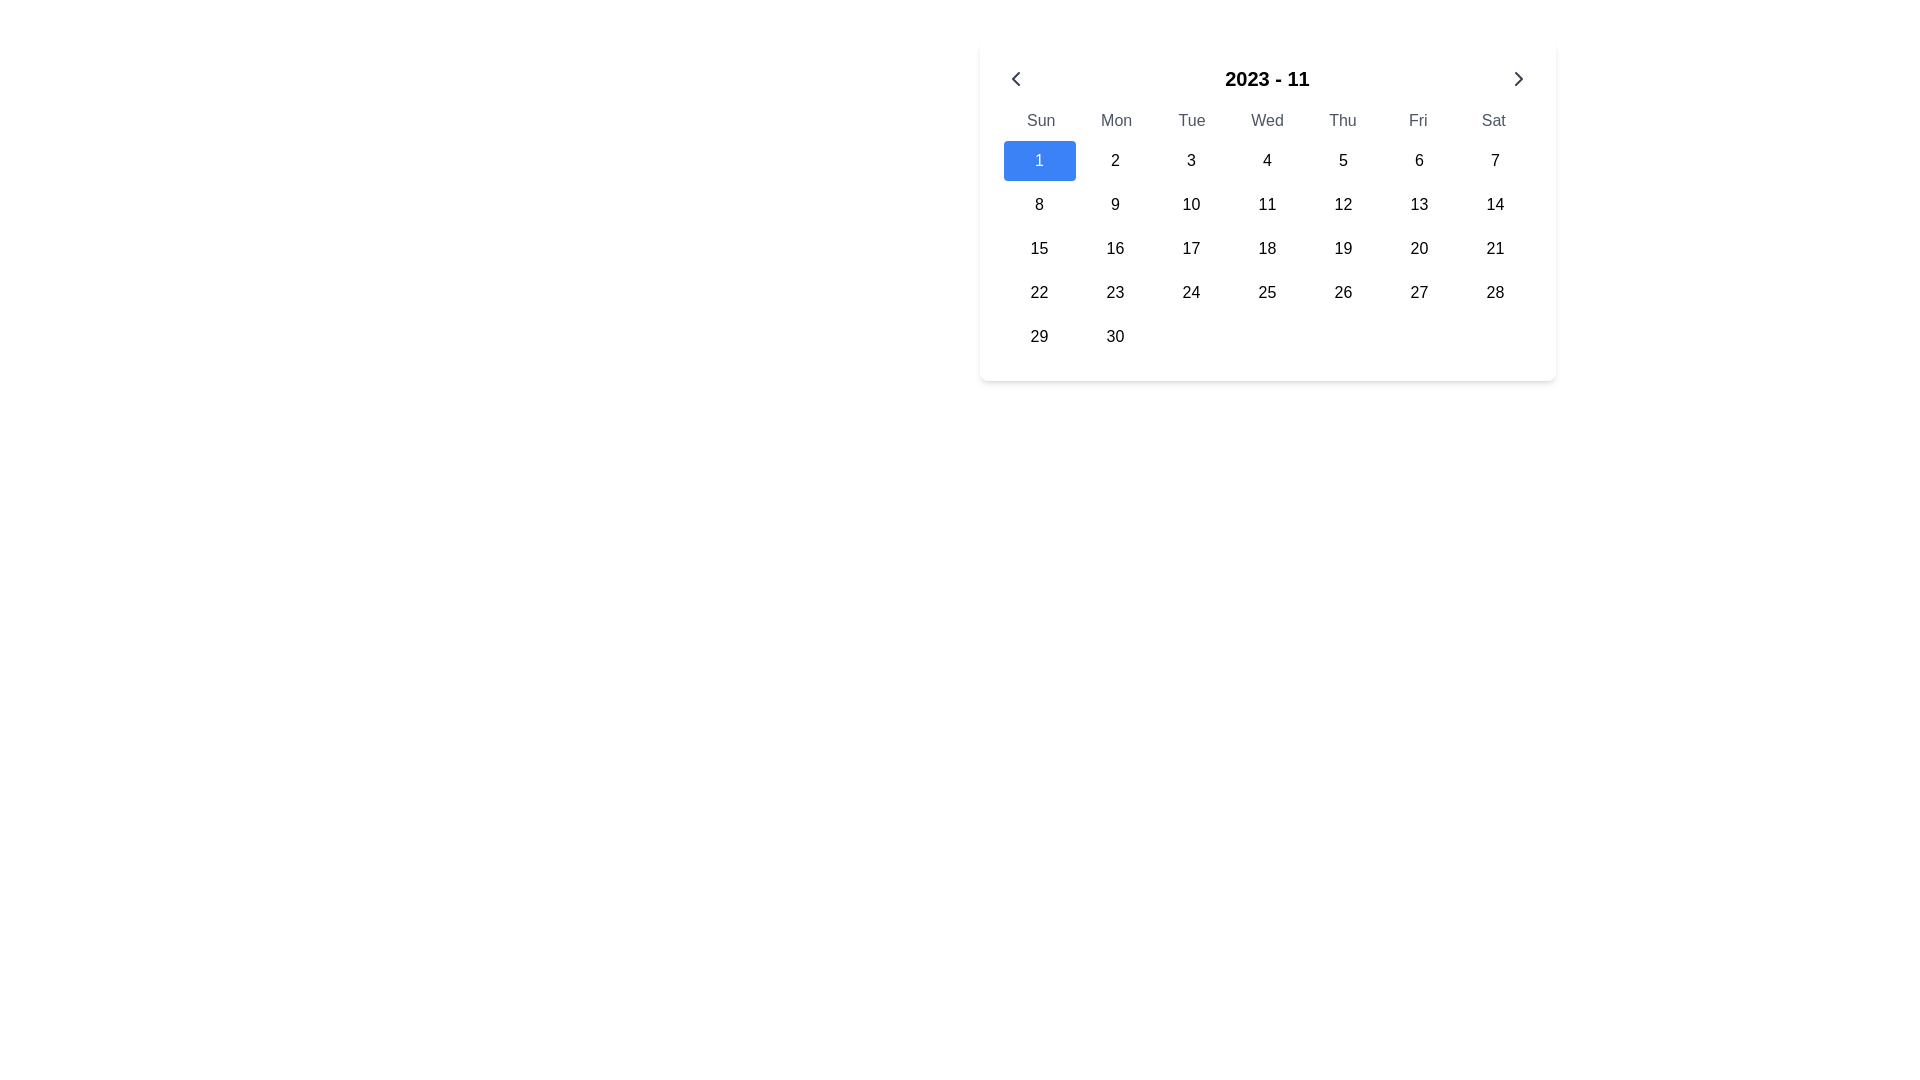 Image resolution: width=1920 pixels, height=1080 pixels. Describe the element at coordinates (1266, 248) in the screenshot. I see `the calendar grid layout element that represents the days of the current month, positioned centrally below the month and year title ('2023 - 11')` at that location.